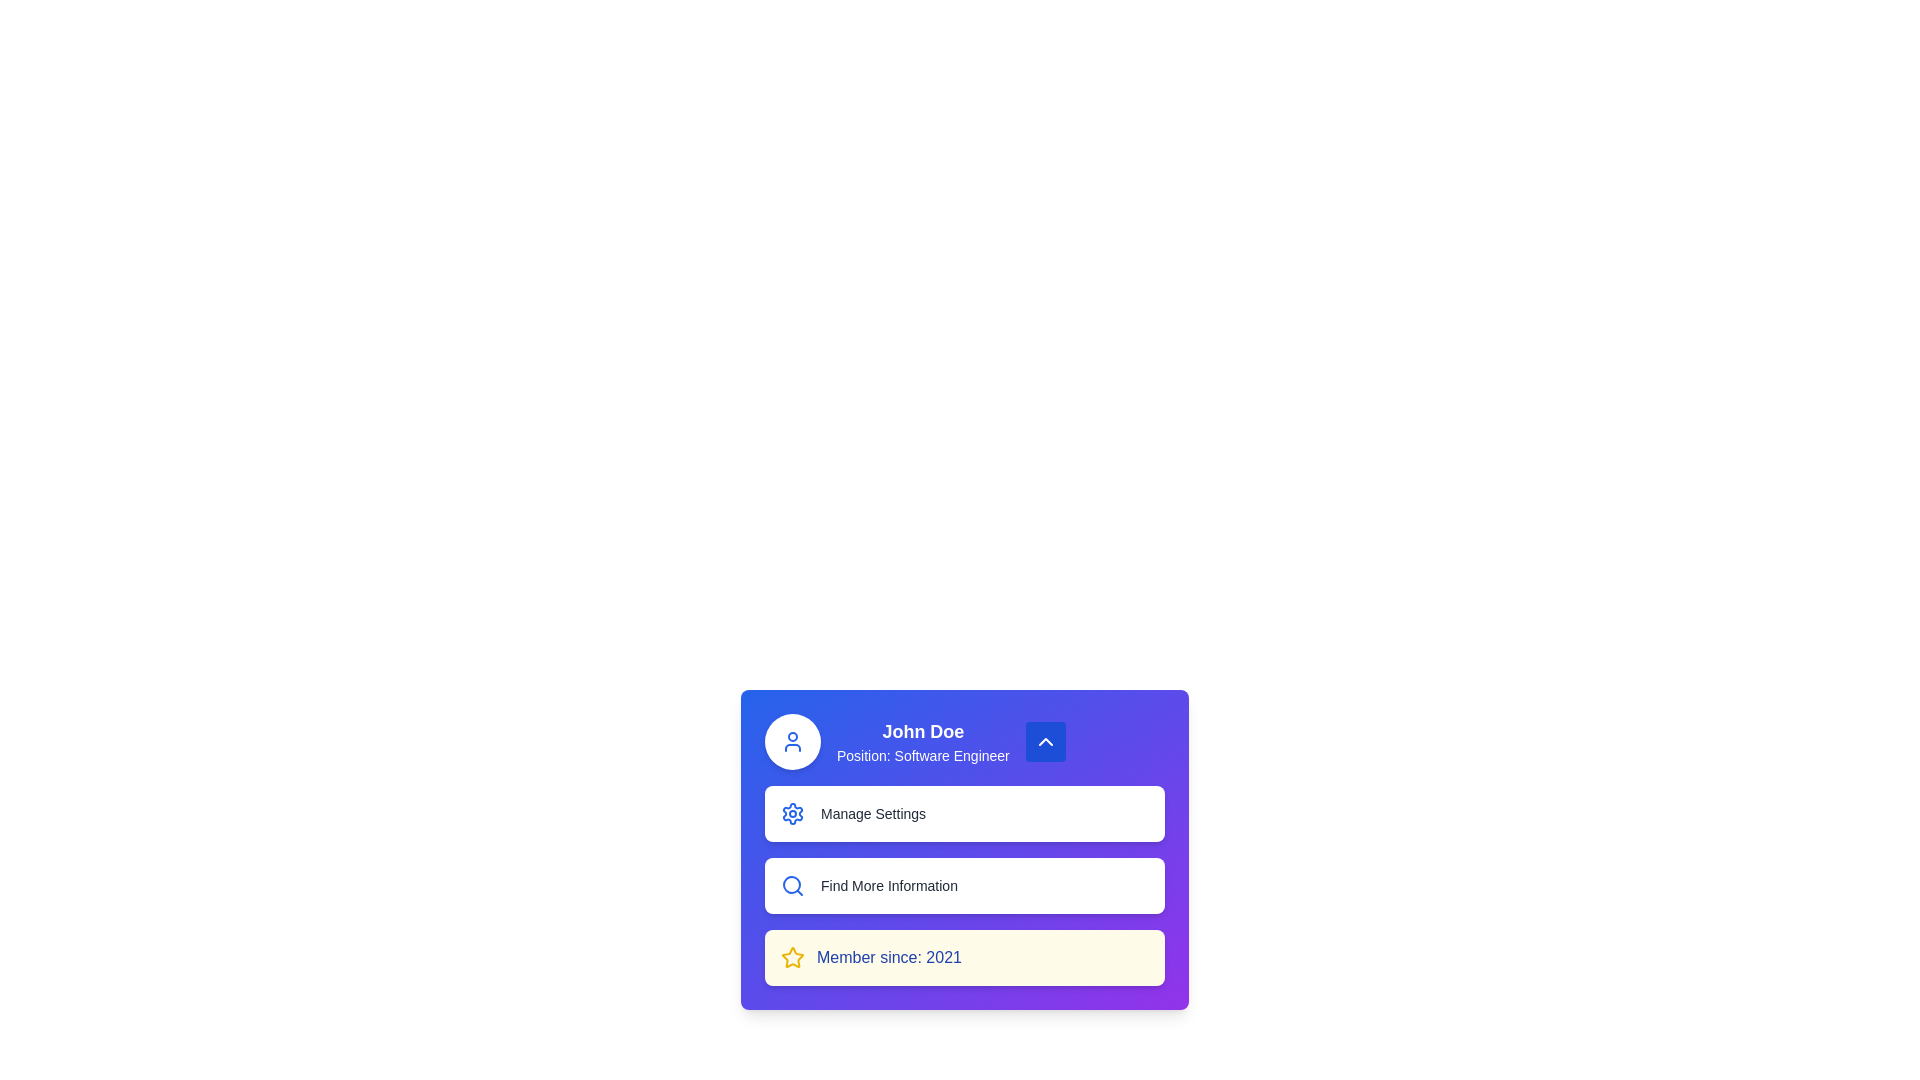  Describe the element at coordinates (791, 741) in the screenshot. I see `the user-avatar icon located in the top-left corner of the profile header section to interact with the profile` at that location.